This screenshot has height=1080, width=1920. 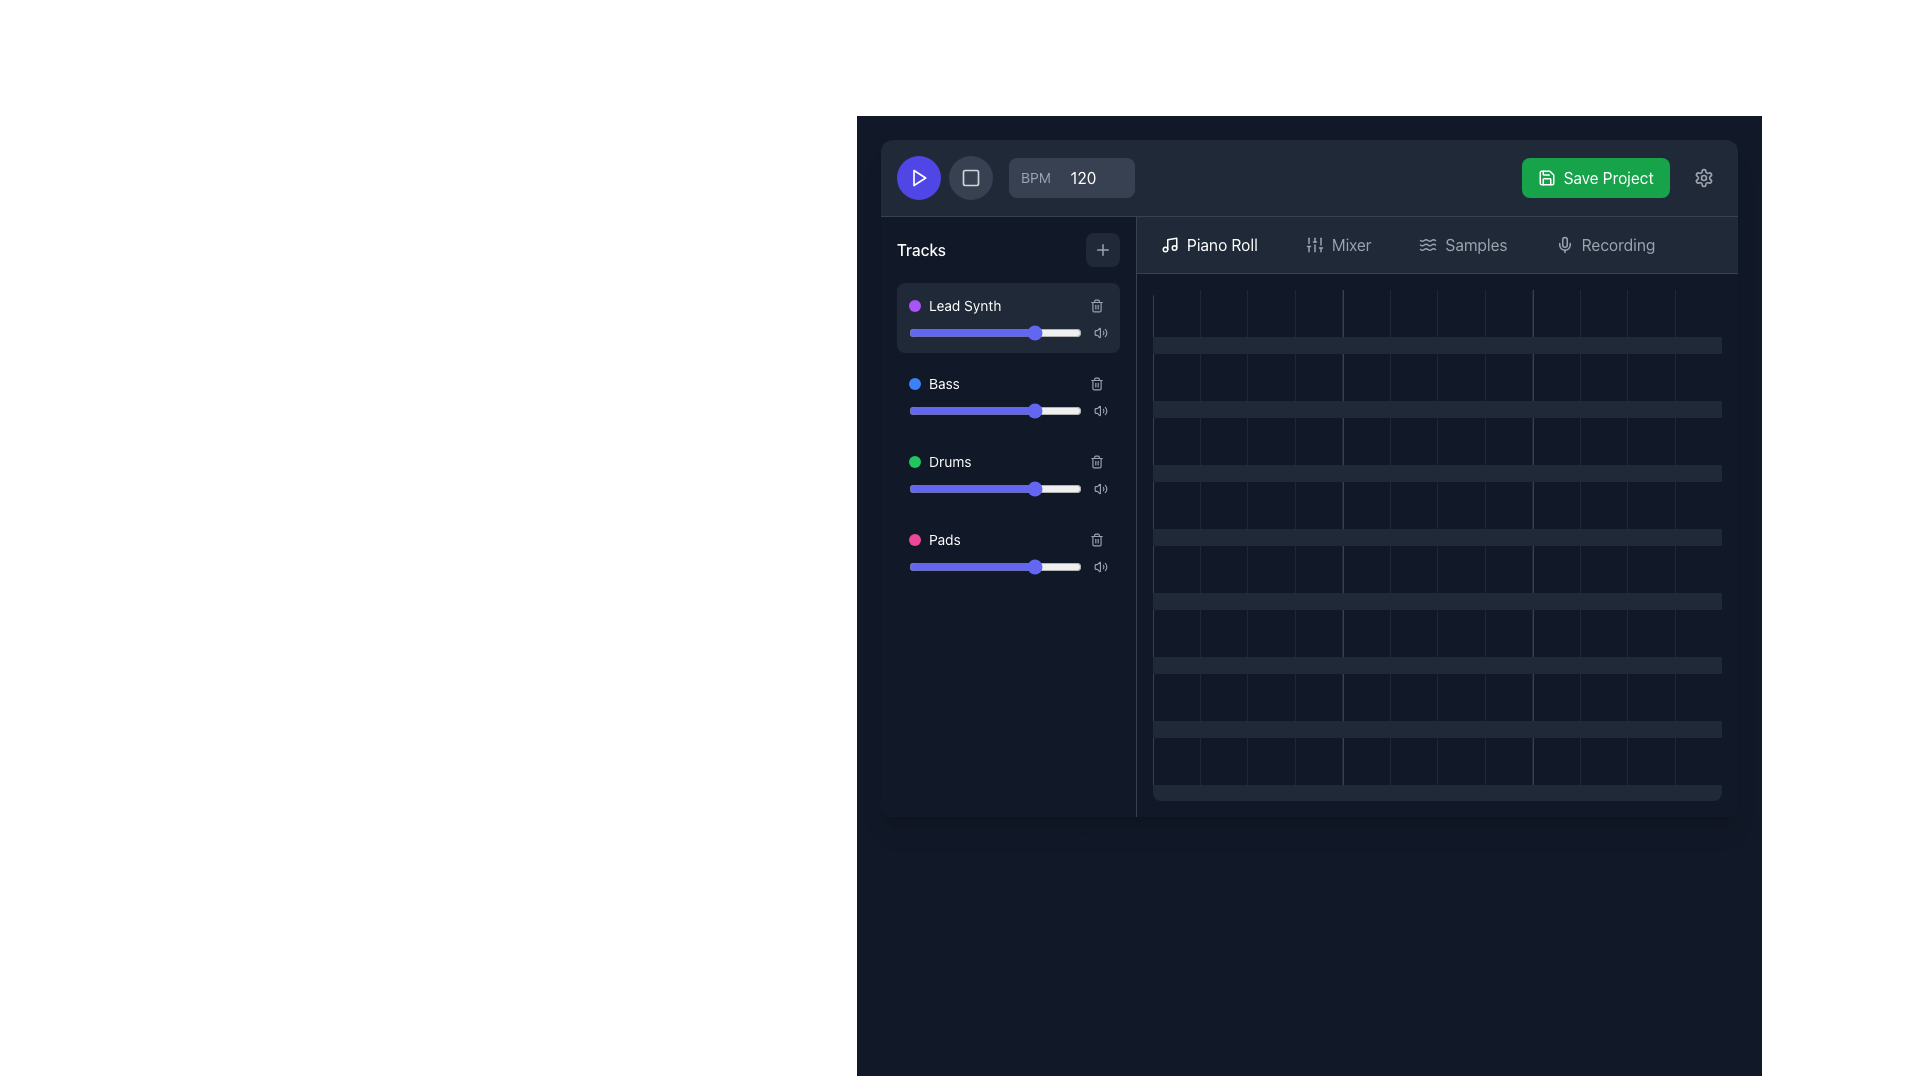 I want to click on the interactive grid cell located in the fourth column and fifth row of the piano roll interface, so click(x=1270, y=569).